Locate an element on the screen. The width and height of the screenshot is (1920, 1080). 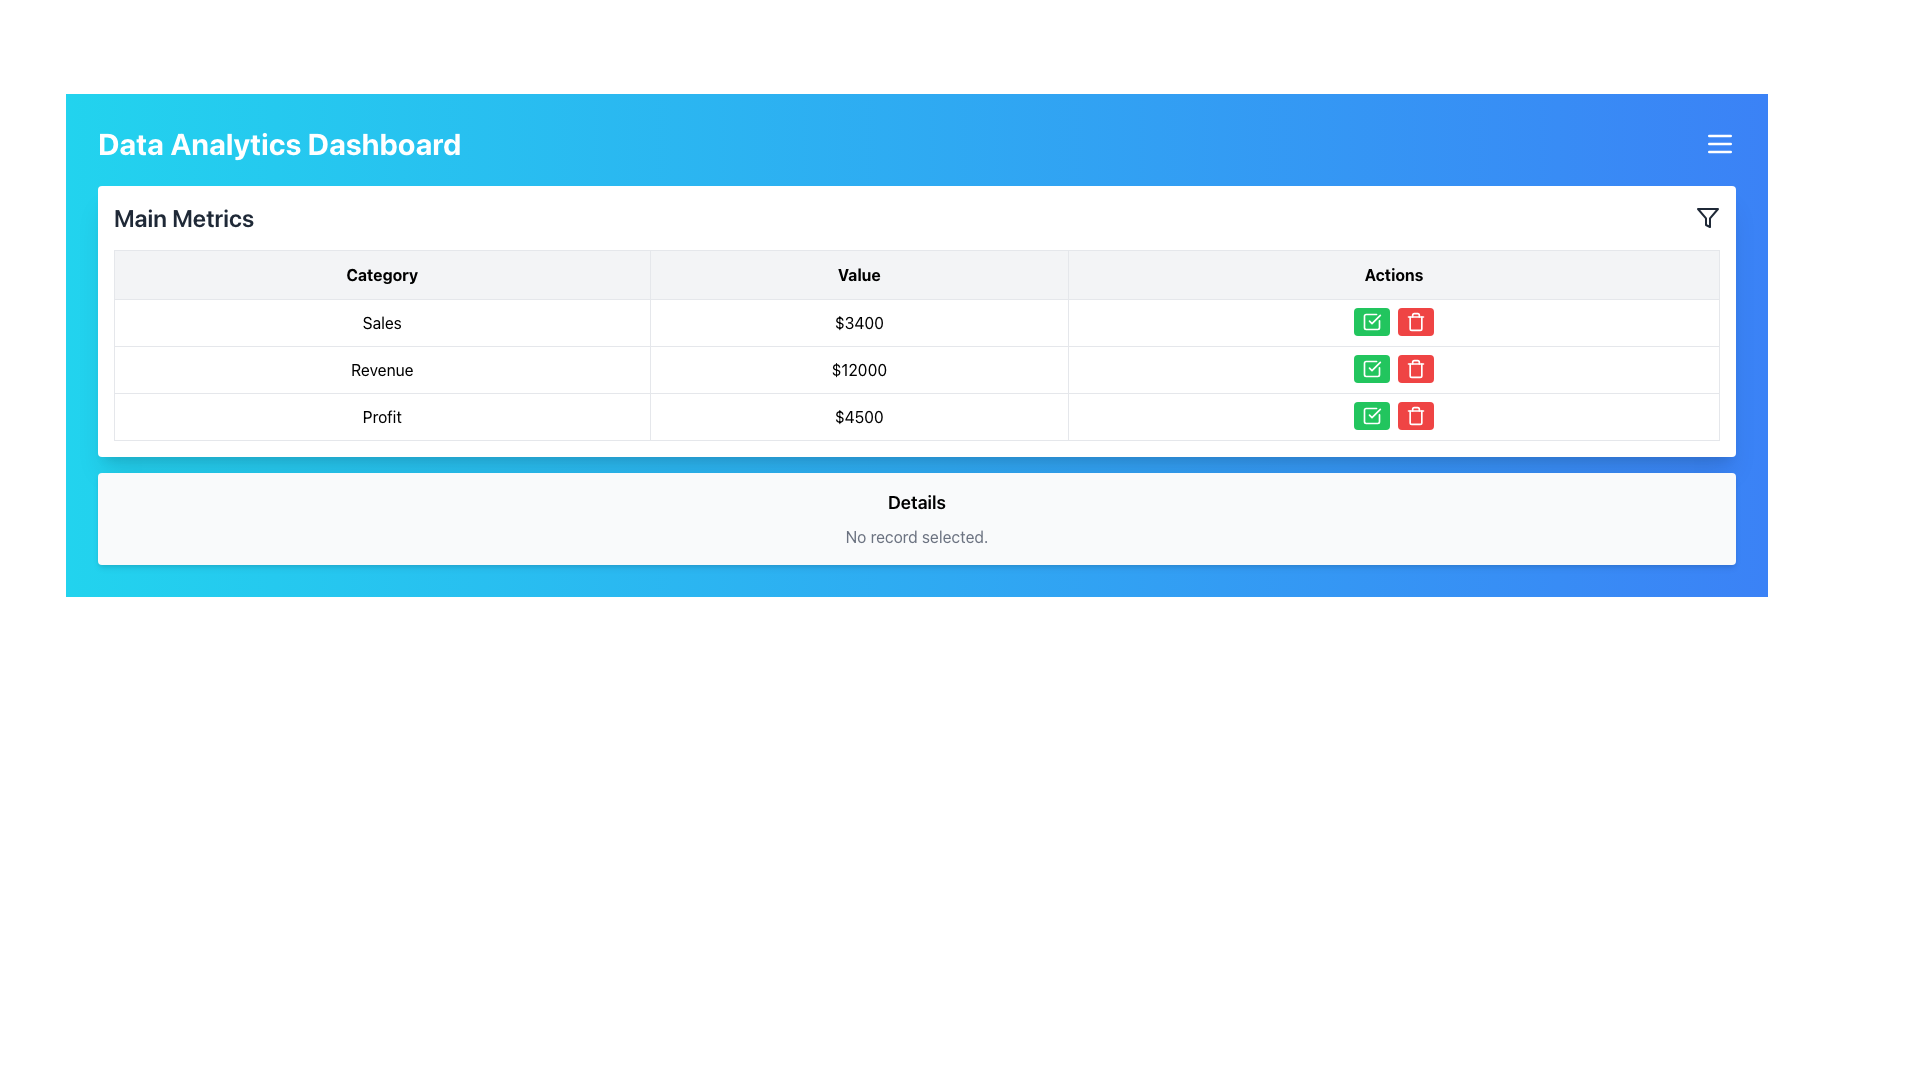
the trash icon with a red background and a trash bin symbol in the Actions column of the third row in the Main Metrics table is located at coordinates (1415, 369).